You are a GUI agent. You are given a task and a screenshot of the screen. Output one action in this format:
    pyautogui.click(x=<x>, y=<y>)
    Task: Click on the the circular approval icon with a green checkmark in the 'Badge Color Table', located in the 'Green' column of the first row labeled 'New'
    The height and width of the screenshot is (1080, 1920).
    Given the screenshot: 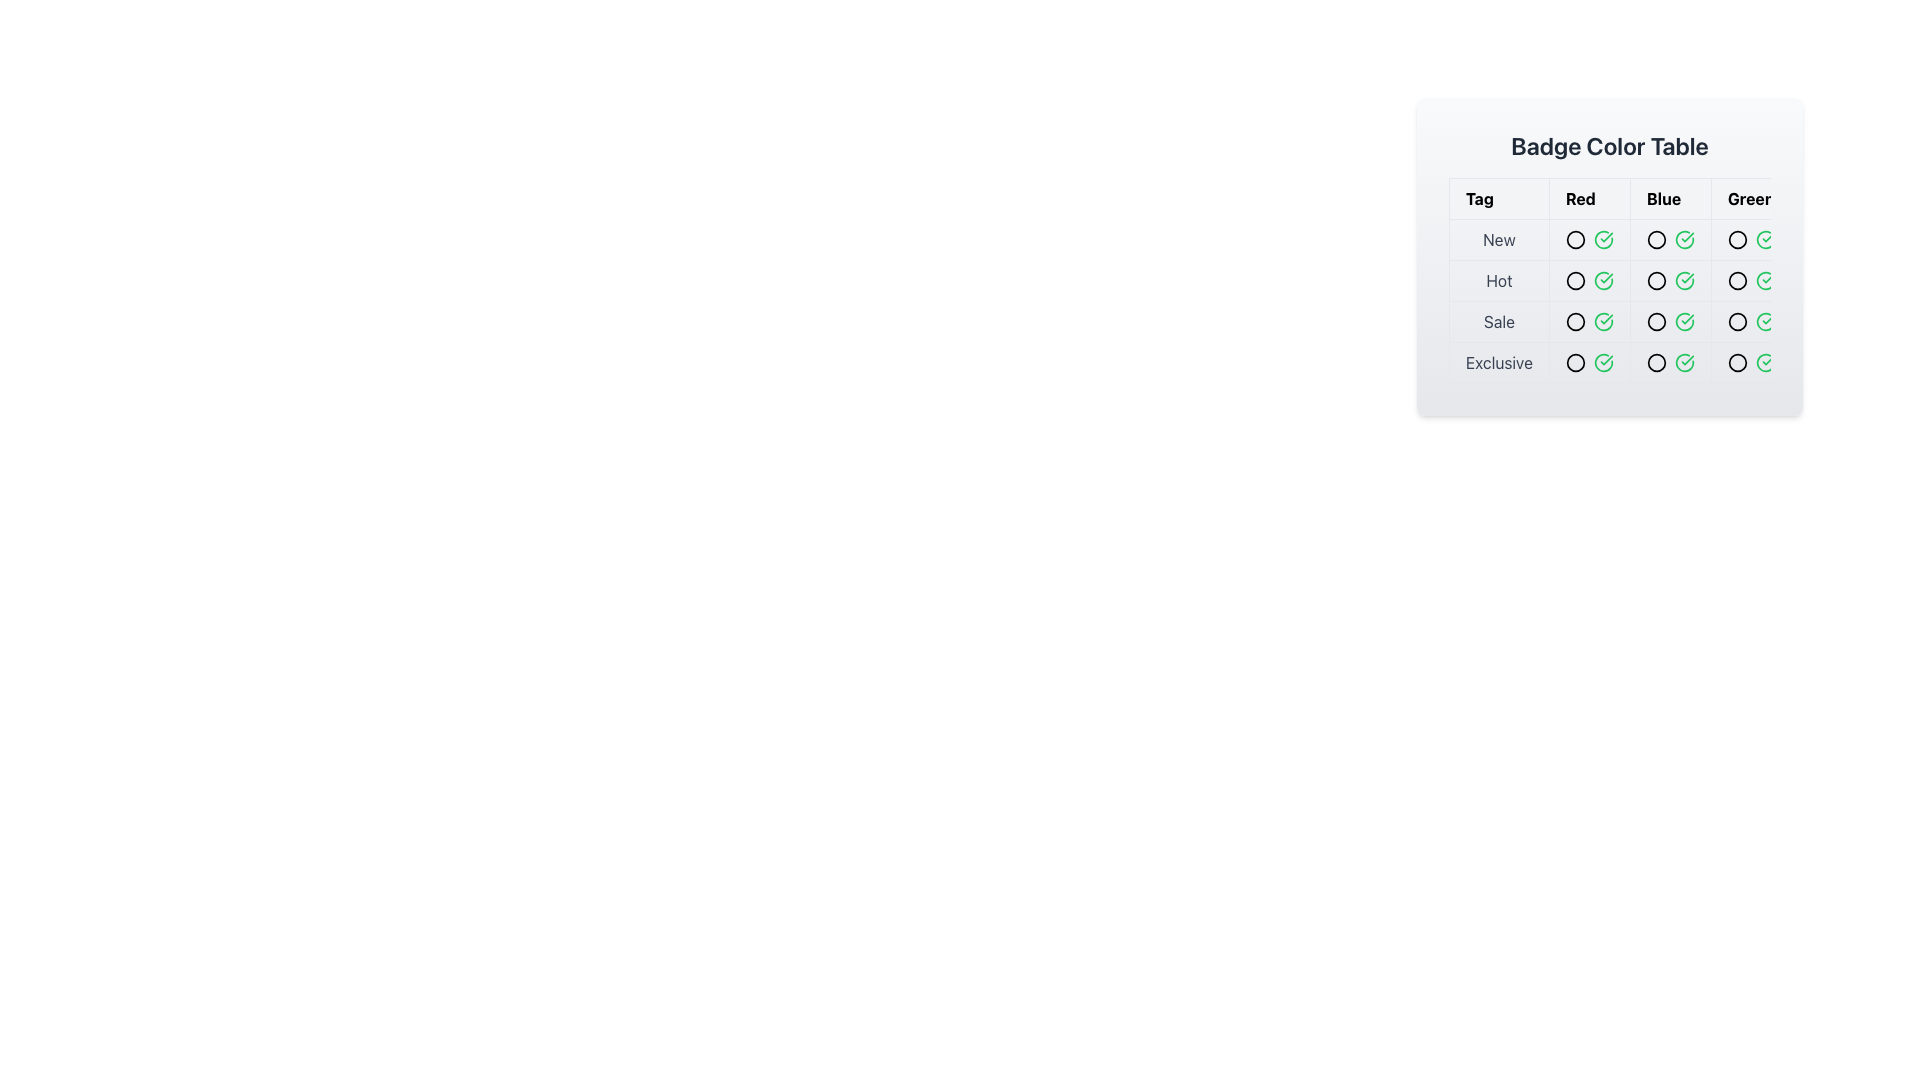 What is the action you would take?
    pyautogui.click(x=1765, y=238)
    